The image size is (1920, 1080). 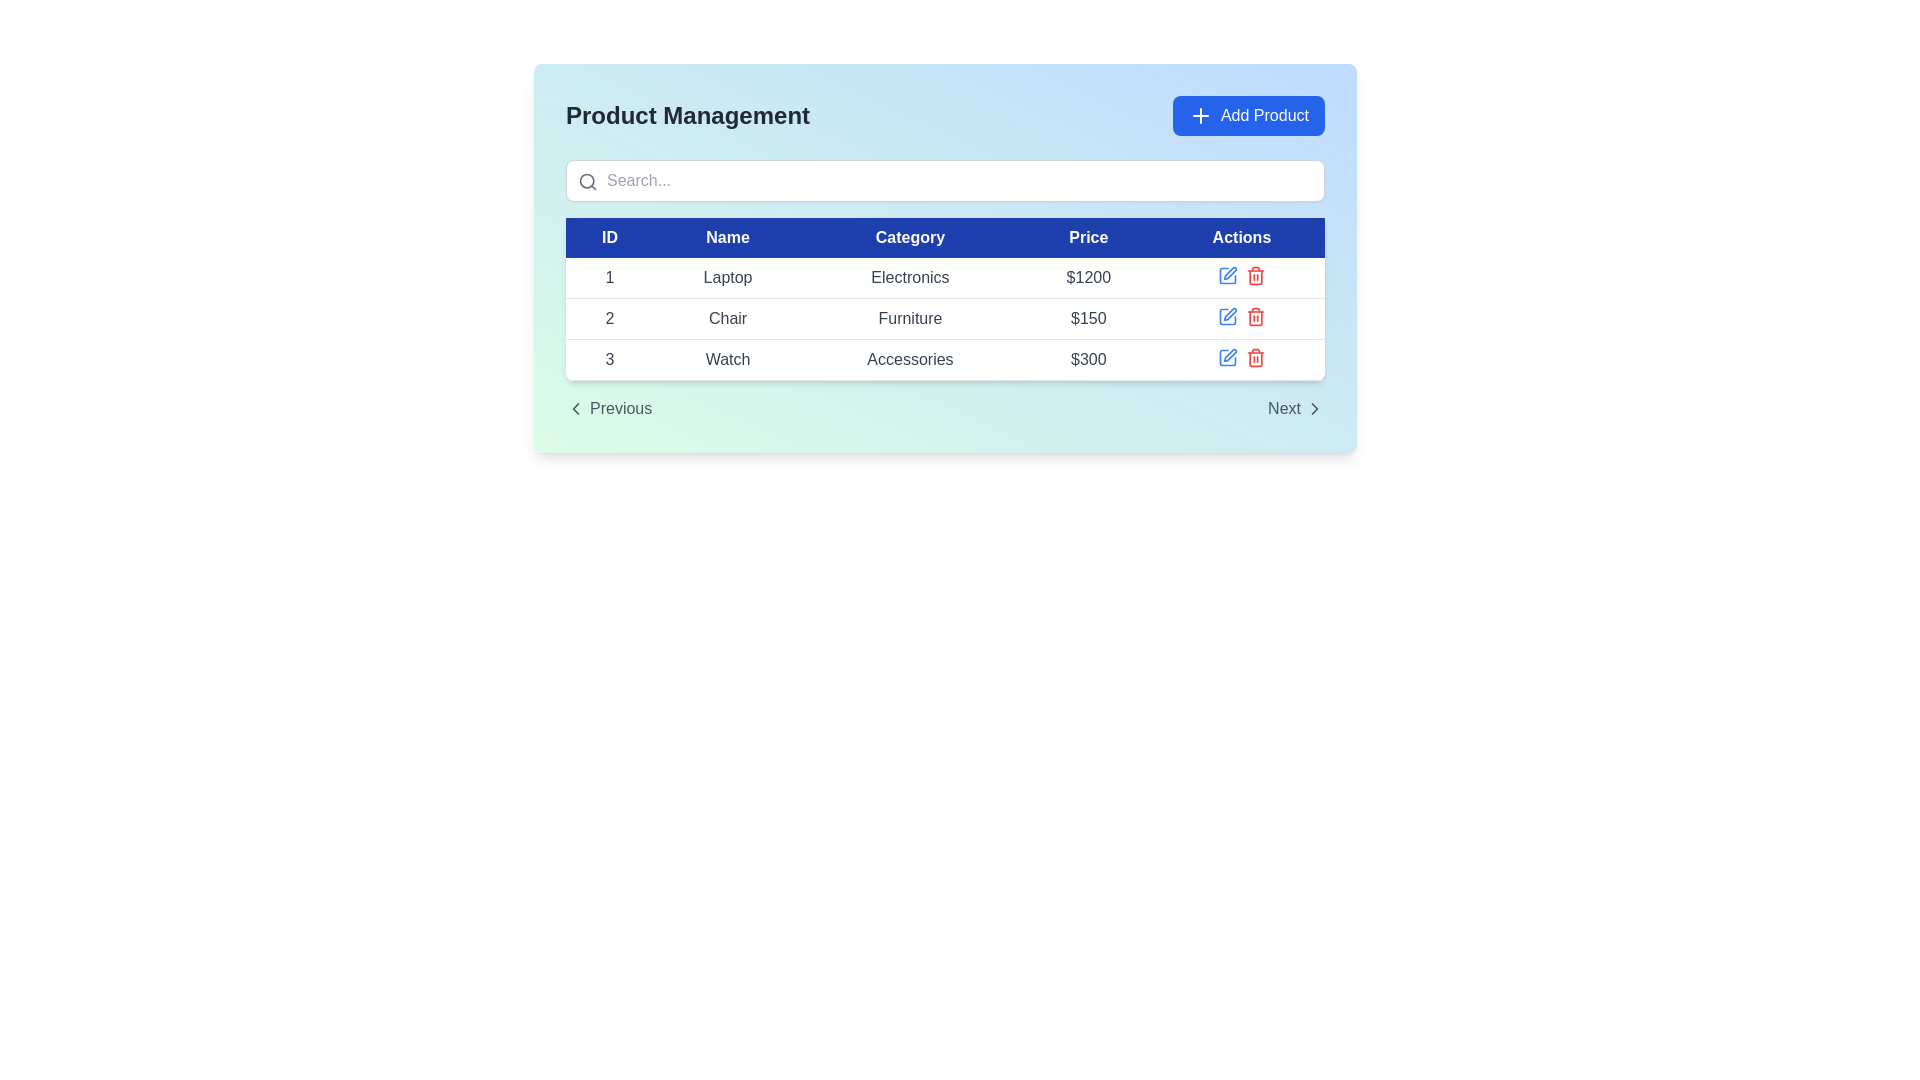 I want to click on the 'Electronics' text label in the 'Category' column for the 'Laptop' entry, so click(x=909, y=278).